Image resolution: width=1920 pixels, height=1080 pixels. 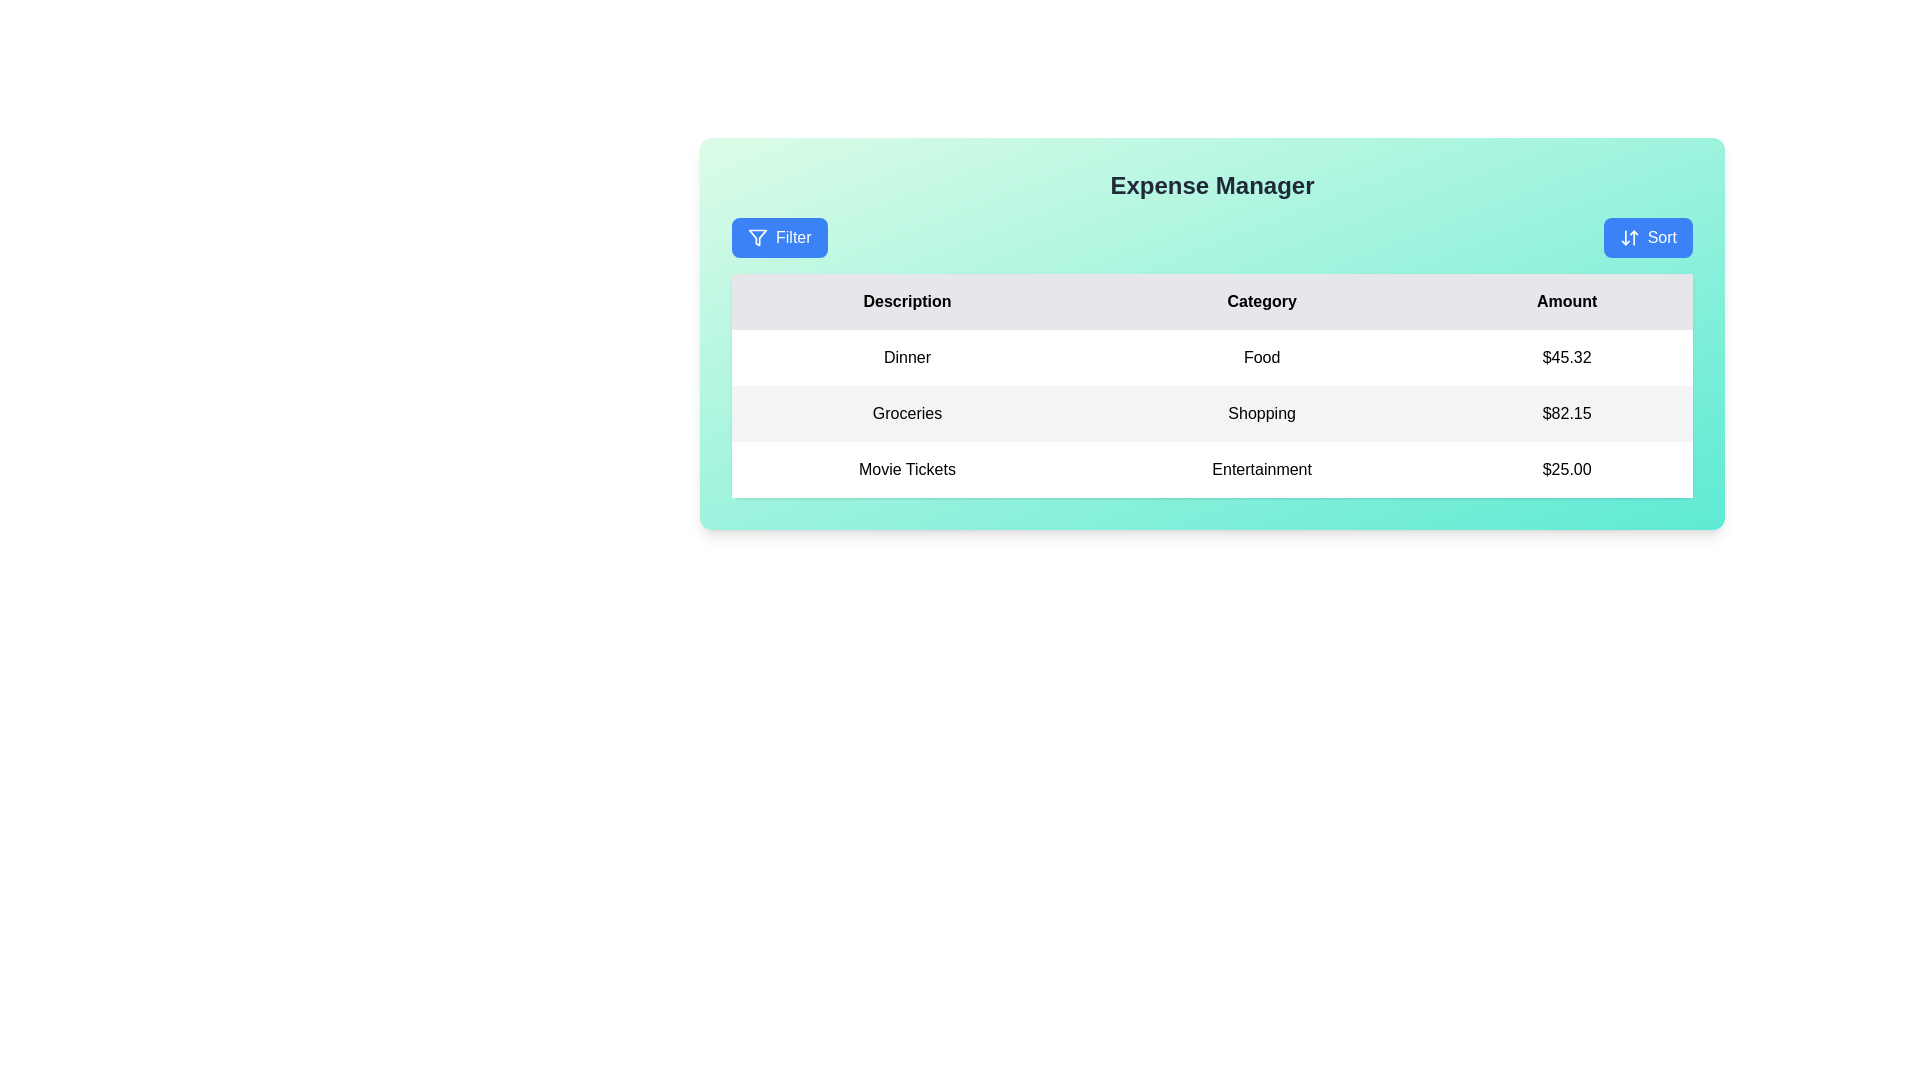 What do you see at coordinates (1261, 357) in the screenshot?
I see `the static text element that represents the category 'Food' in the first row of the table under the column titled 'Category'` at bounding box center [1261, 357].